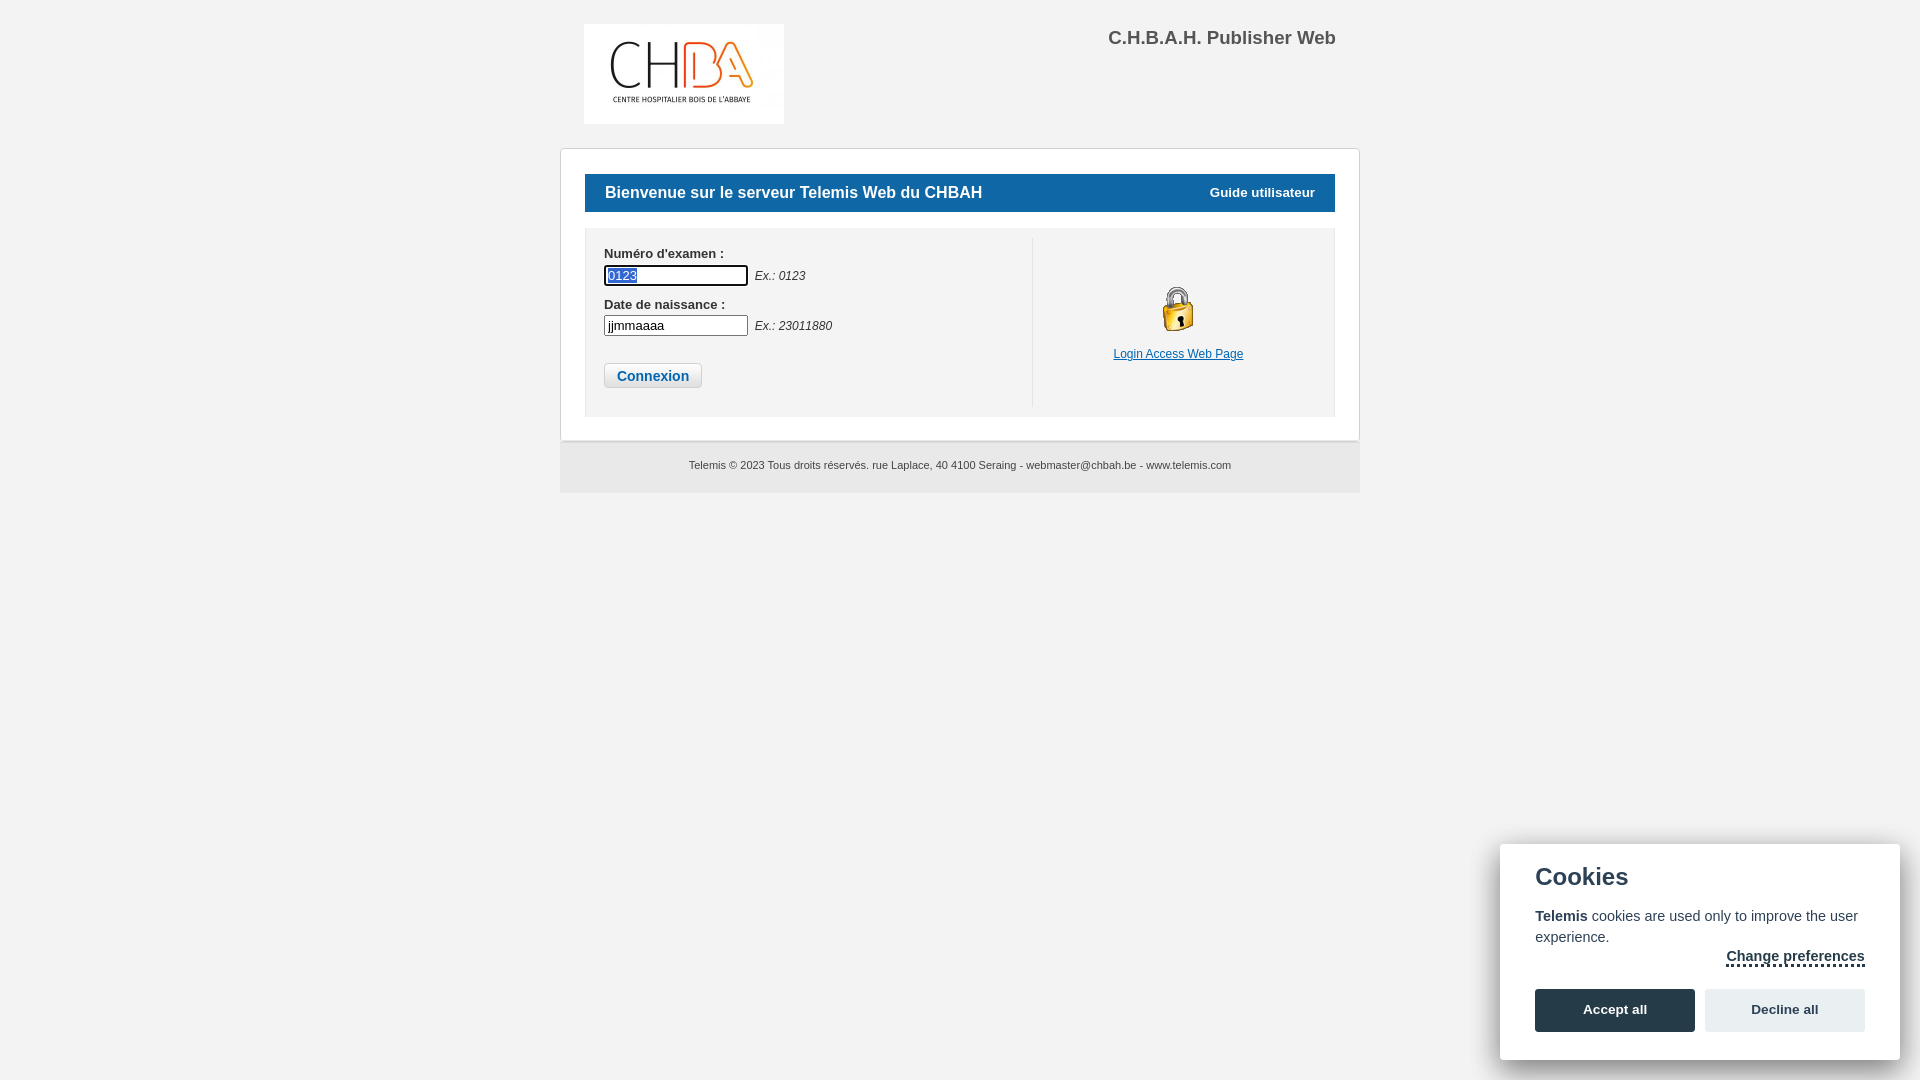  I want to click on ' Connexion ', so click(652, 375).